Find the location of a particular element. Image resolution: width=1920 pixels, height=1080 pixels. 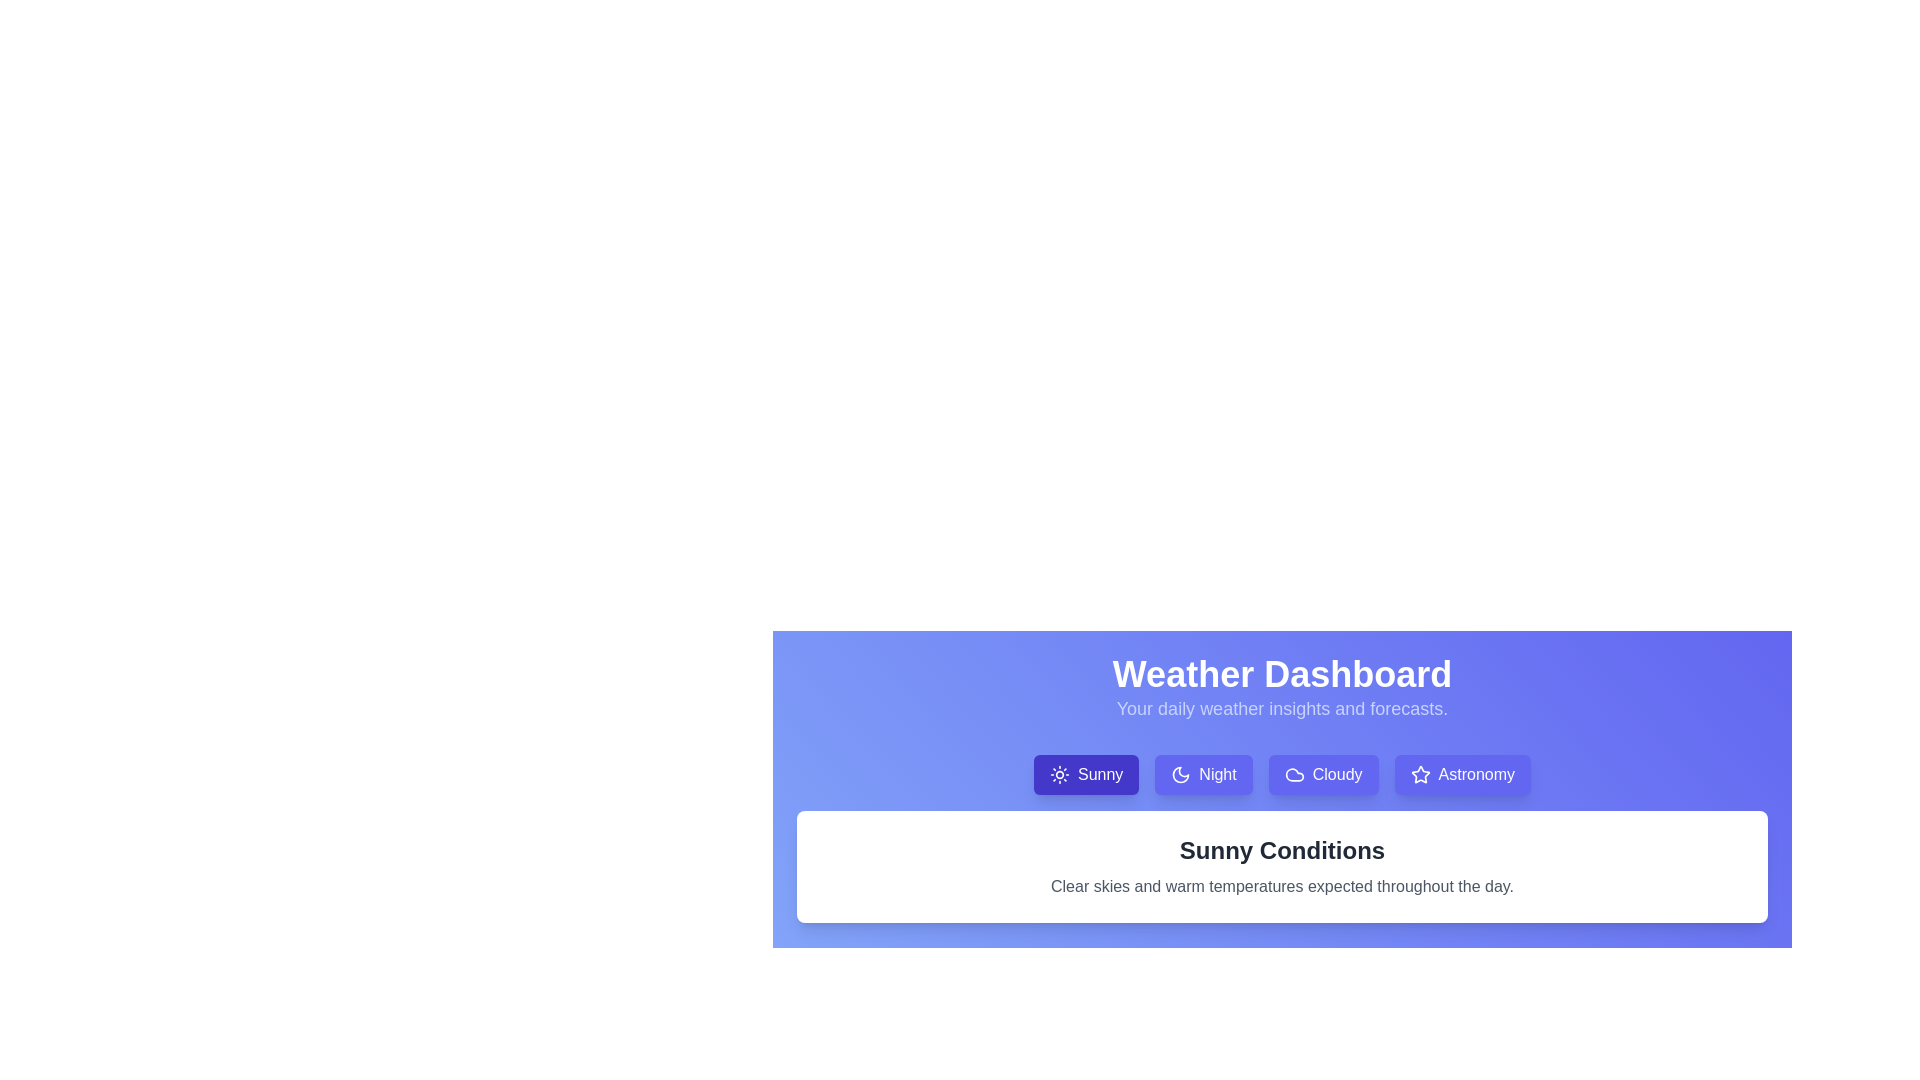

the weather condition tab labeled Sunny is located at coordinates (1085, 774).